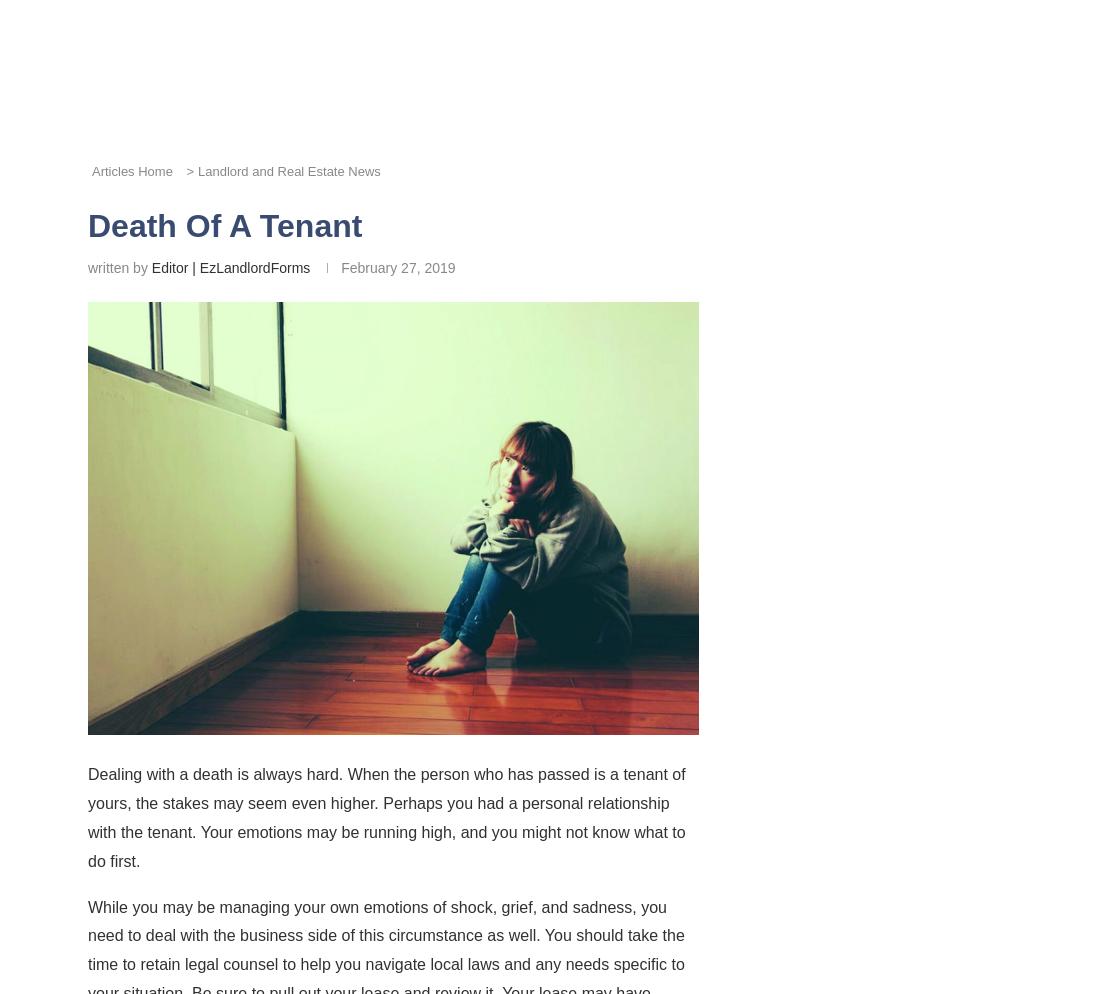 This screenshot has height=994, width=1100. Describe the element at coordinates (962, 457) in the screenshot. I see `'Youtube'` at that location.